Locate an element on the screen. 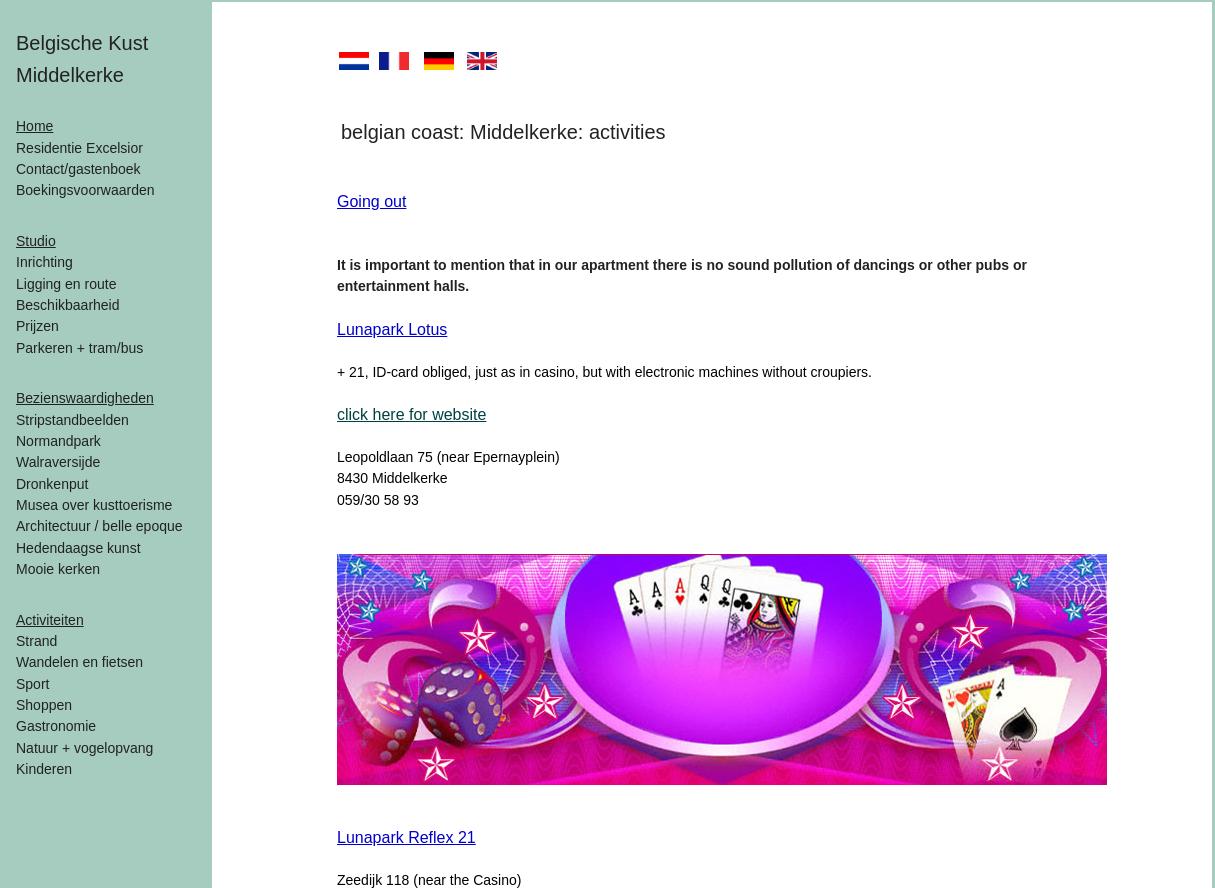  'Belgische Kust' is located at coordinates (82, 42).